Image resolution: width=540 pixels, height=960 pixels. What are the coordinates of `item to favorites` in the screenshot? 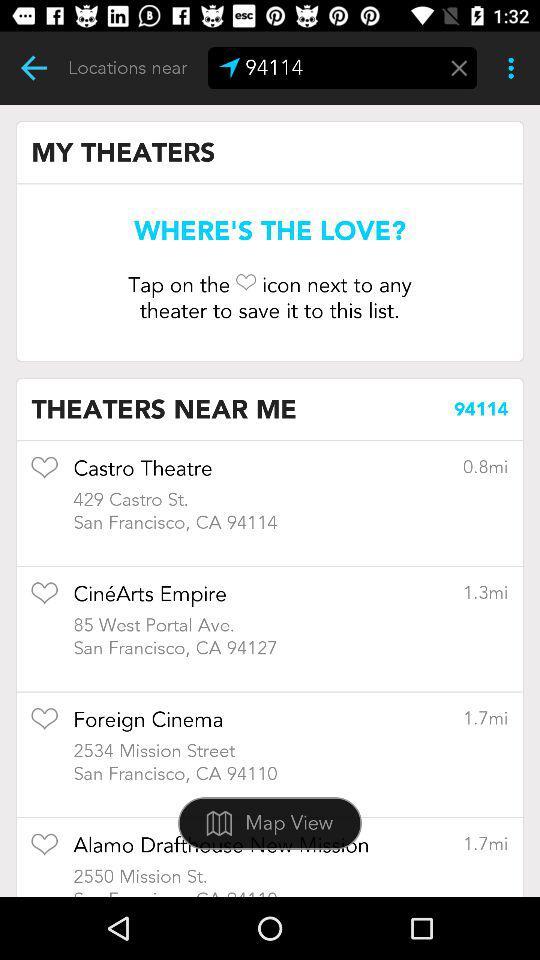 It's located at (44, 474).